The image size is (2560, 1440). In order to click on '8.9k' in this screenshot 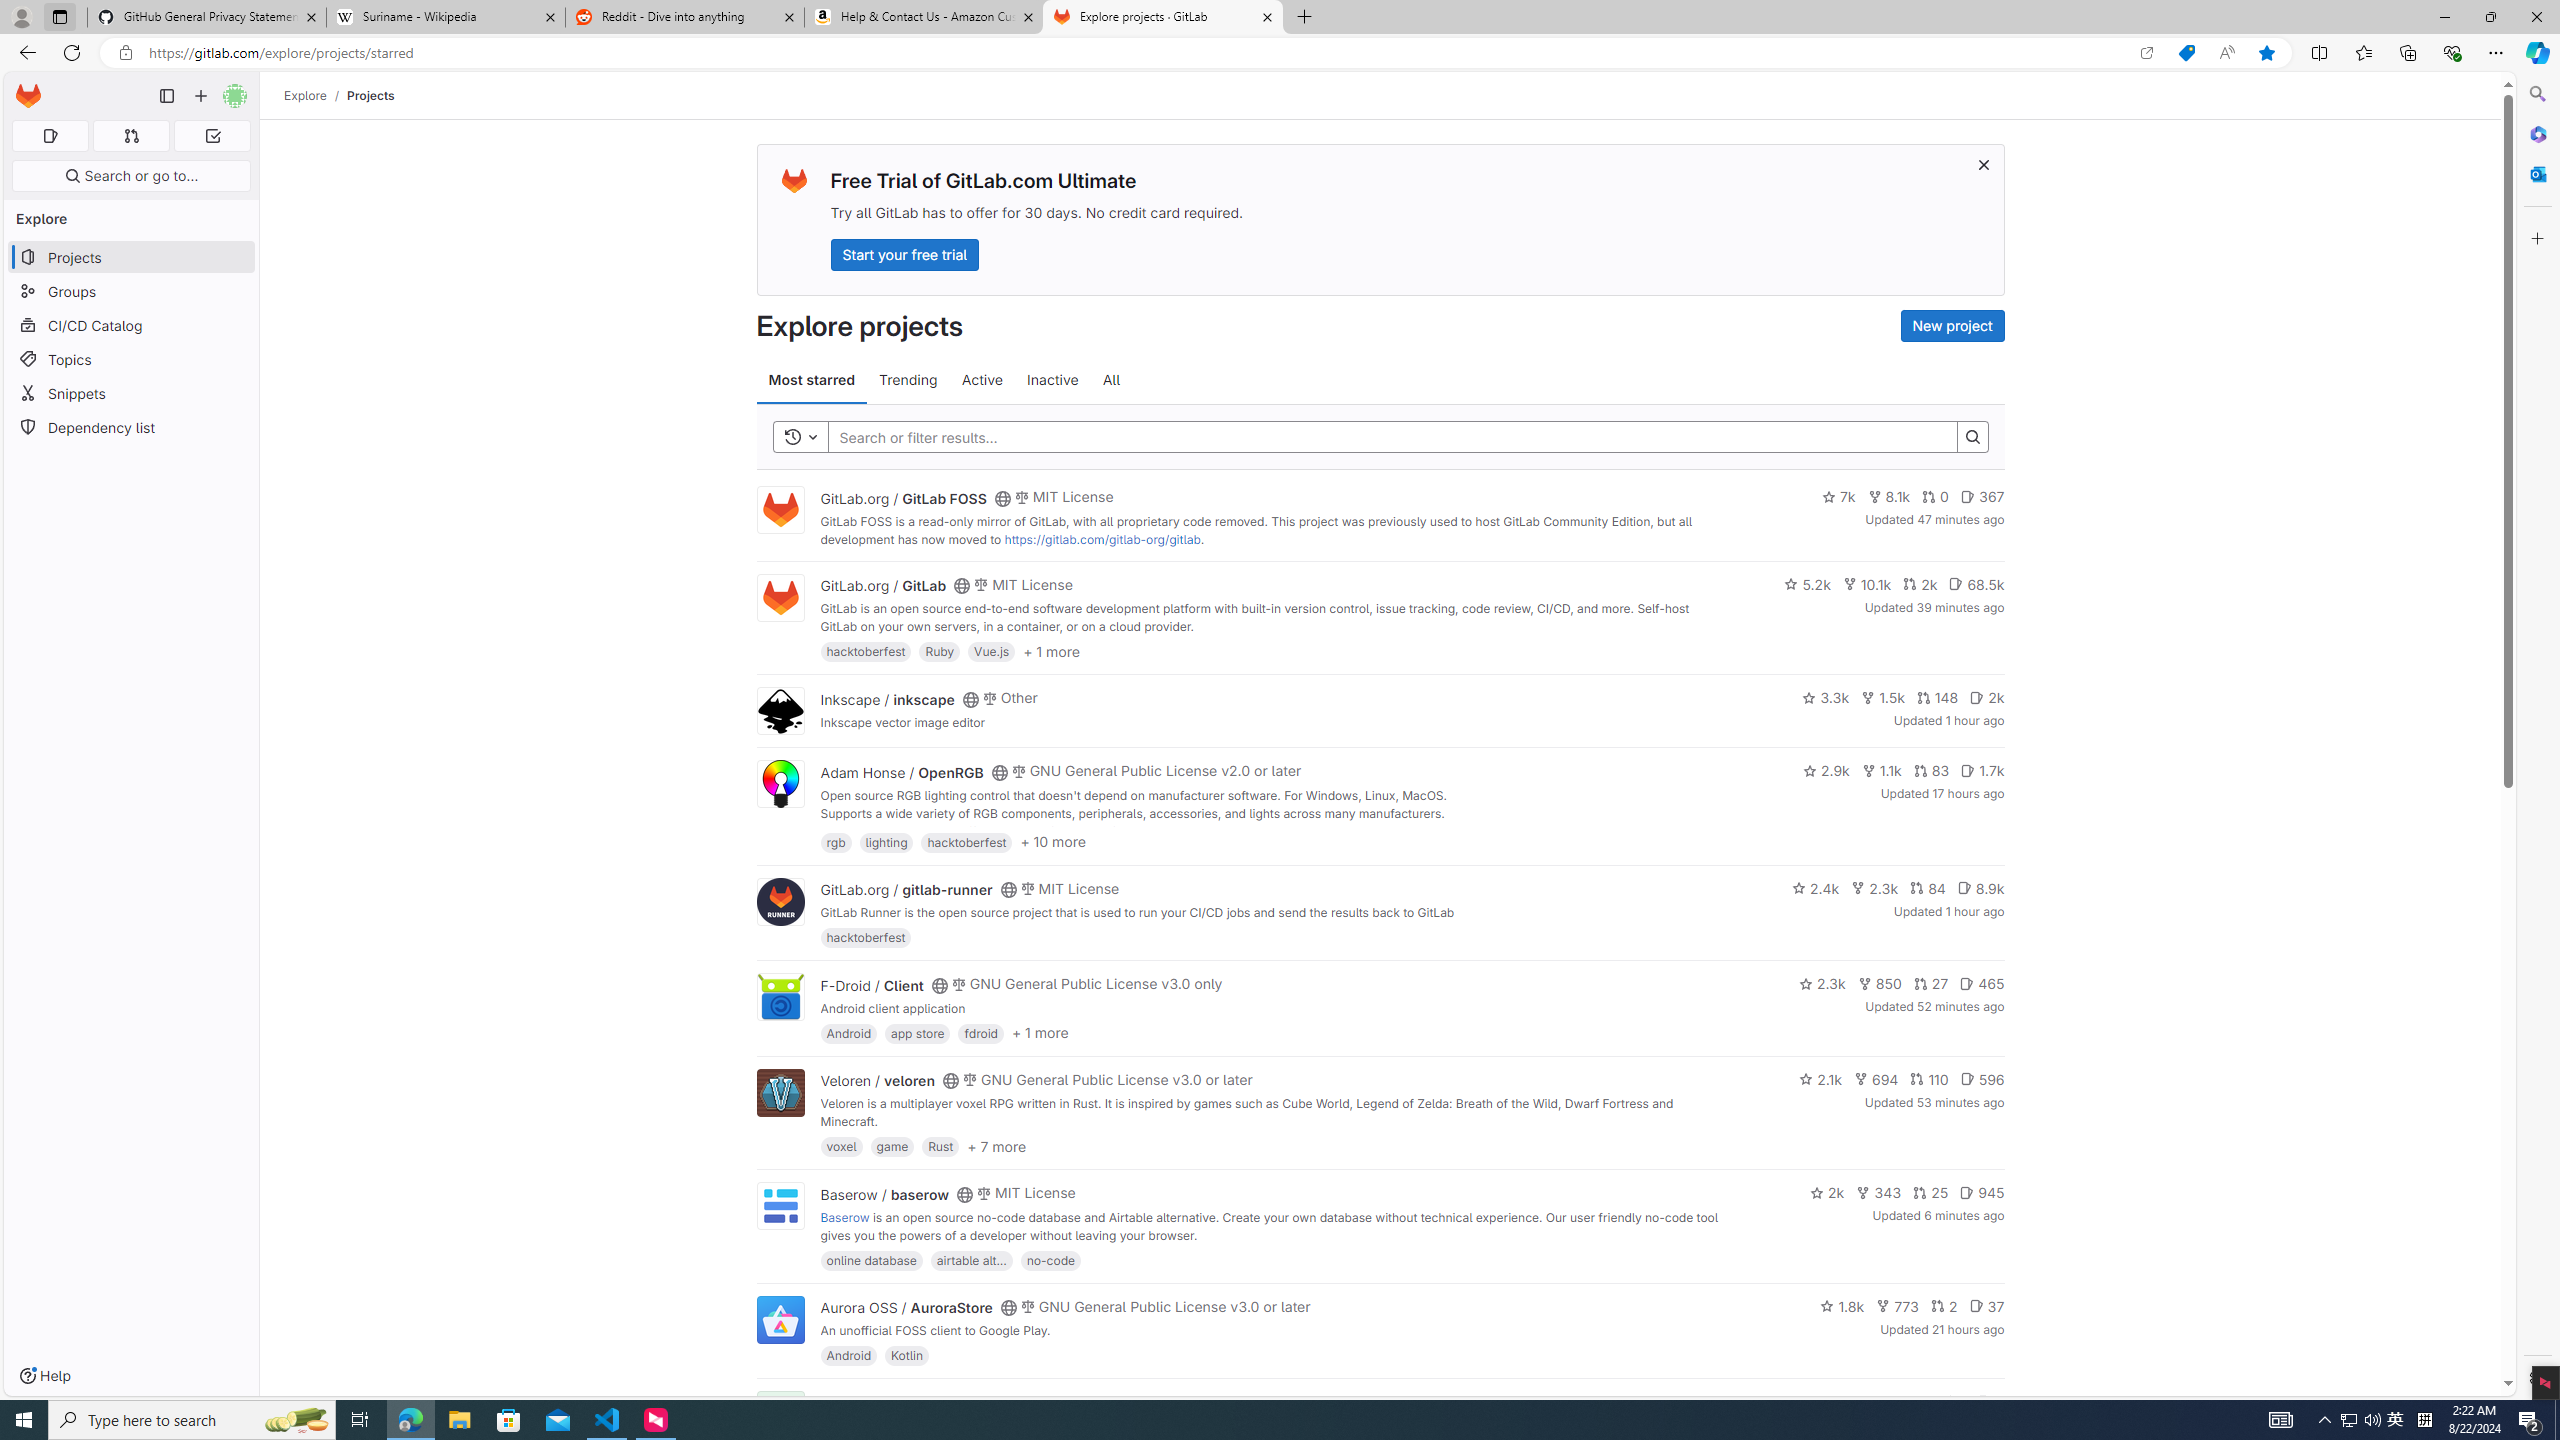, I will do `click(1980, 886)`.